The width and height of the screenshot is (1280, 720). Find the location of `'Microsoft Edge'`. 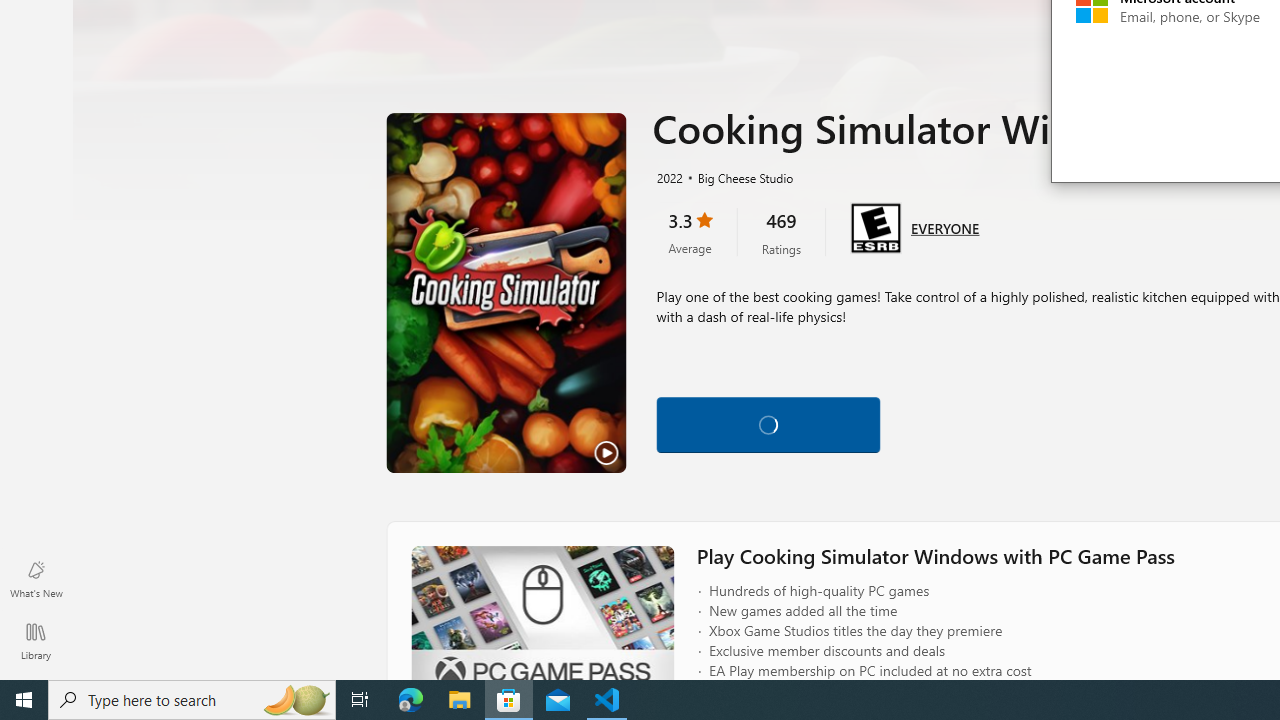

'Microsoft Edge' is located at coordinates (410, 698).